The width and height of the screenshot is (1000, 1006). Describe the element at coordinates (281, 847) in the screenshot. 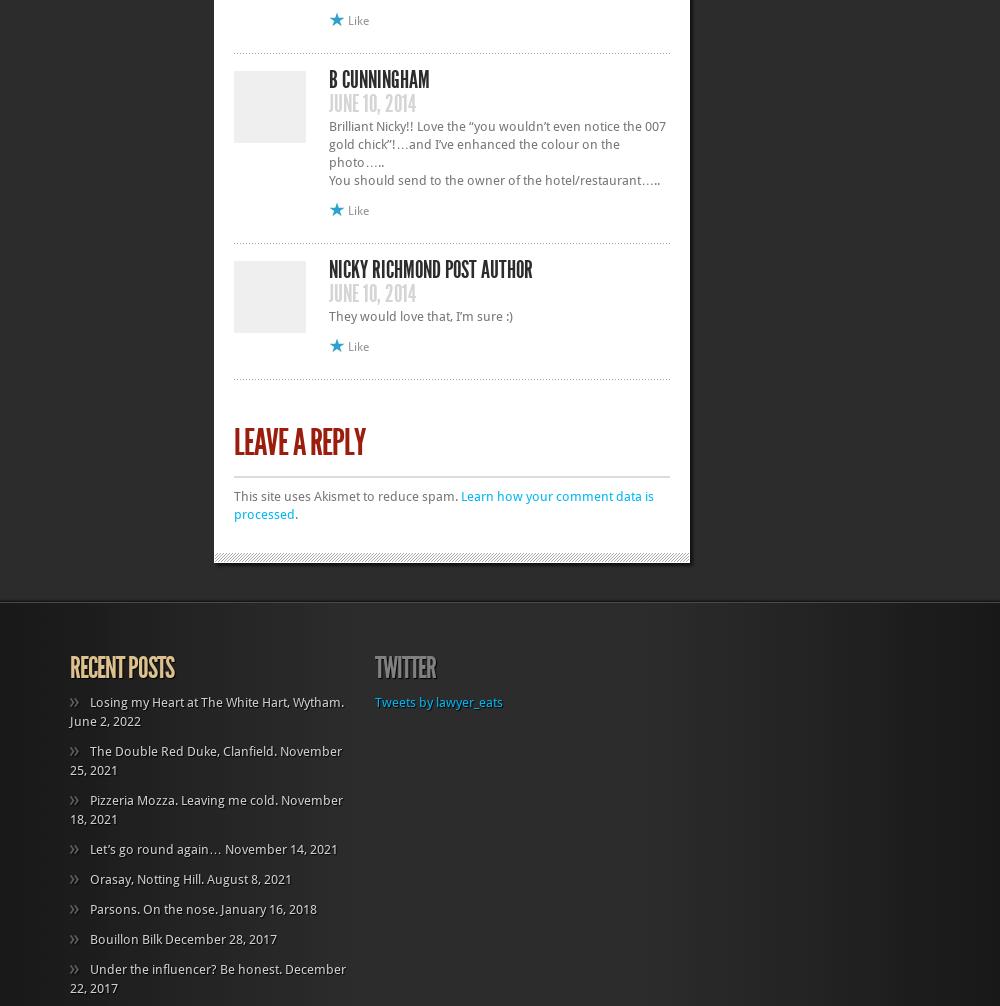

I see `'November 14, 2021'` at that location.